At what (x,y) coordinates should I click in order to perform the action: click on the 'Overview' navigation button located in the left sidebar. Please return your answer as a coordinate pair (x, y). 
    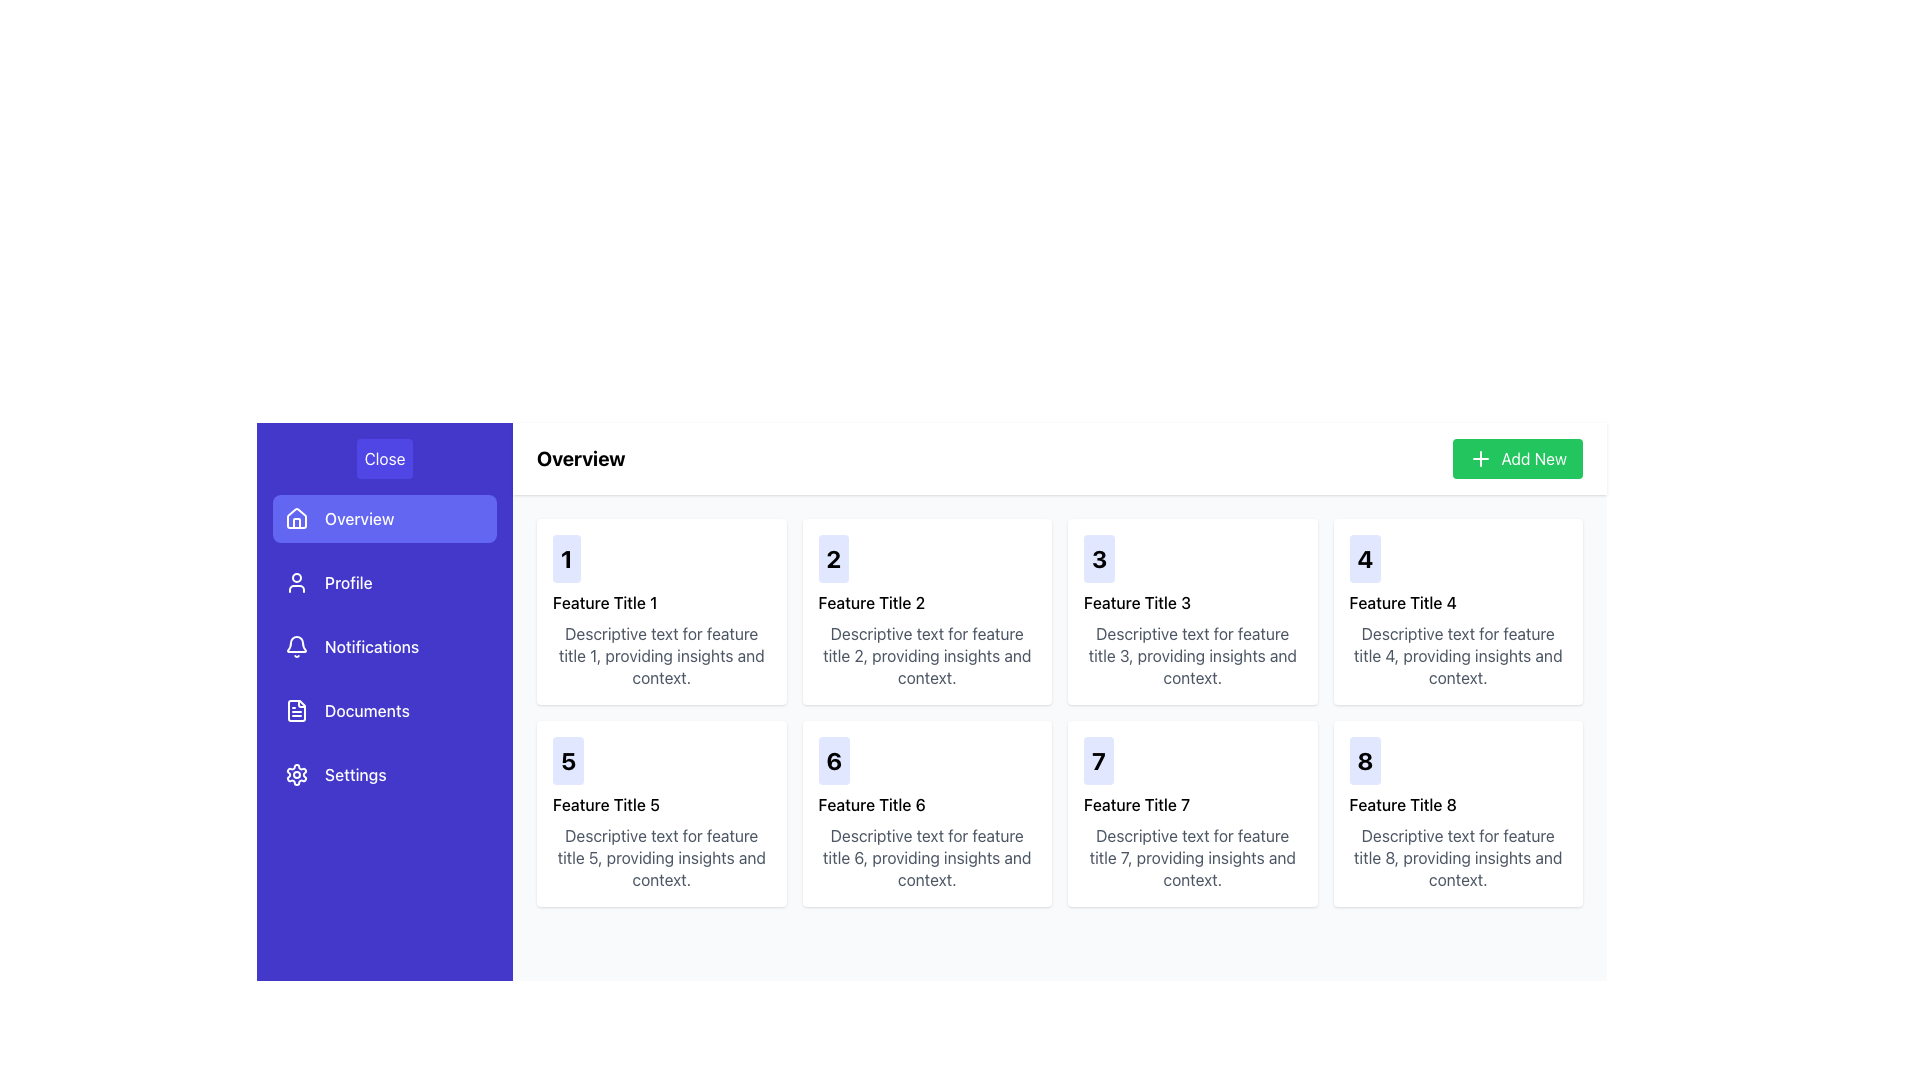
    Looking at the image, I should click on (384, 518).